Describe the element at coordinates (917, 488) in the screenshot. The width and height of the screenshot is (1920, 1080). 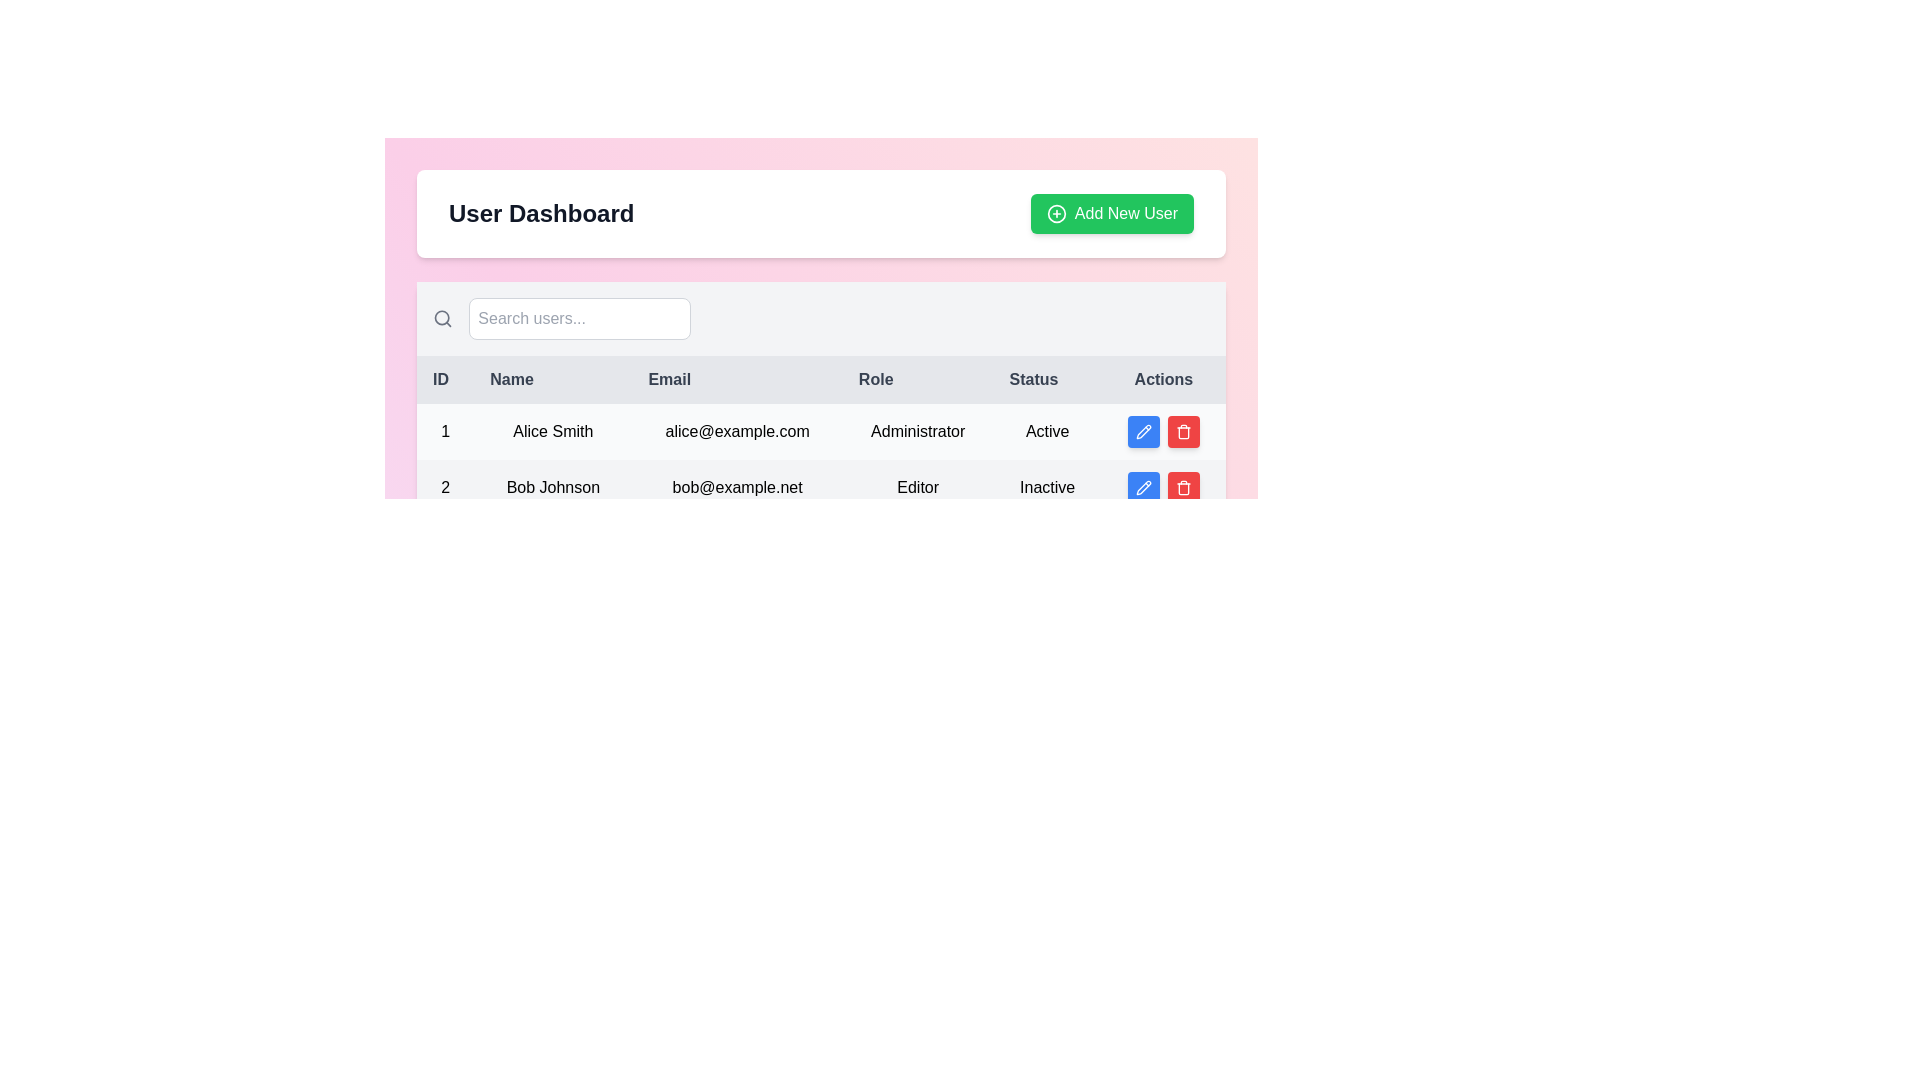
I see `the static text element in the second row of the table under the 'Role' column, following 'Bob Johnson' in the 'Name' column` at that location.